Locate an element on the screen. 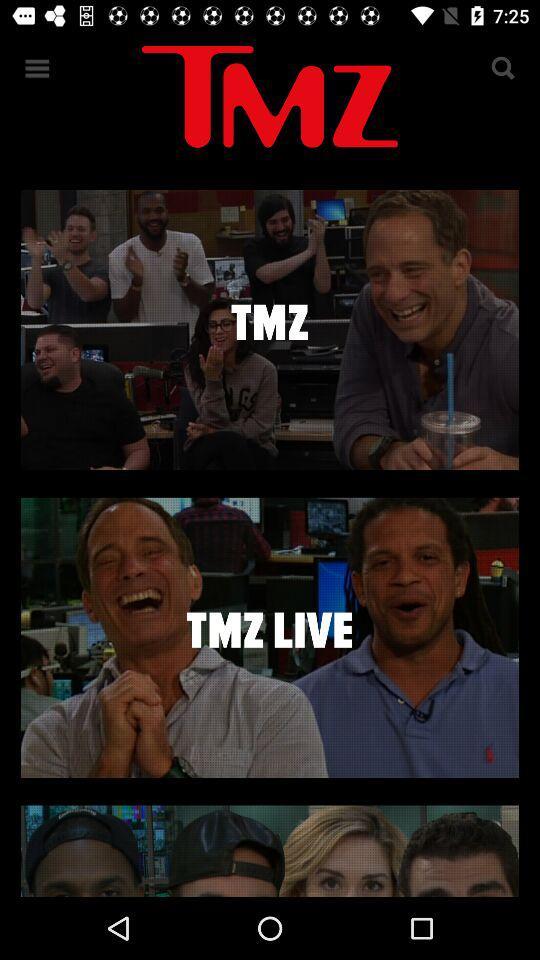 The image size is (540, 960). page is located at coordinates (270, 636).